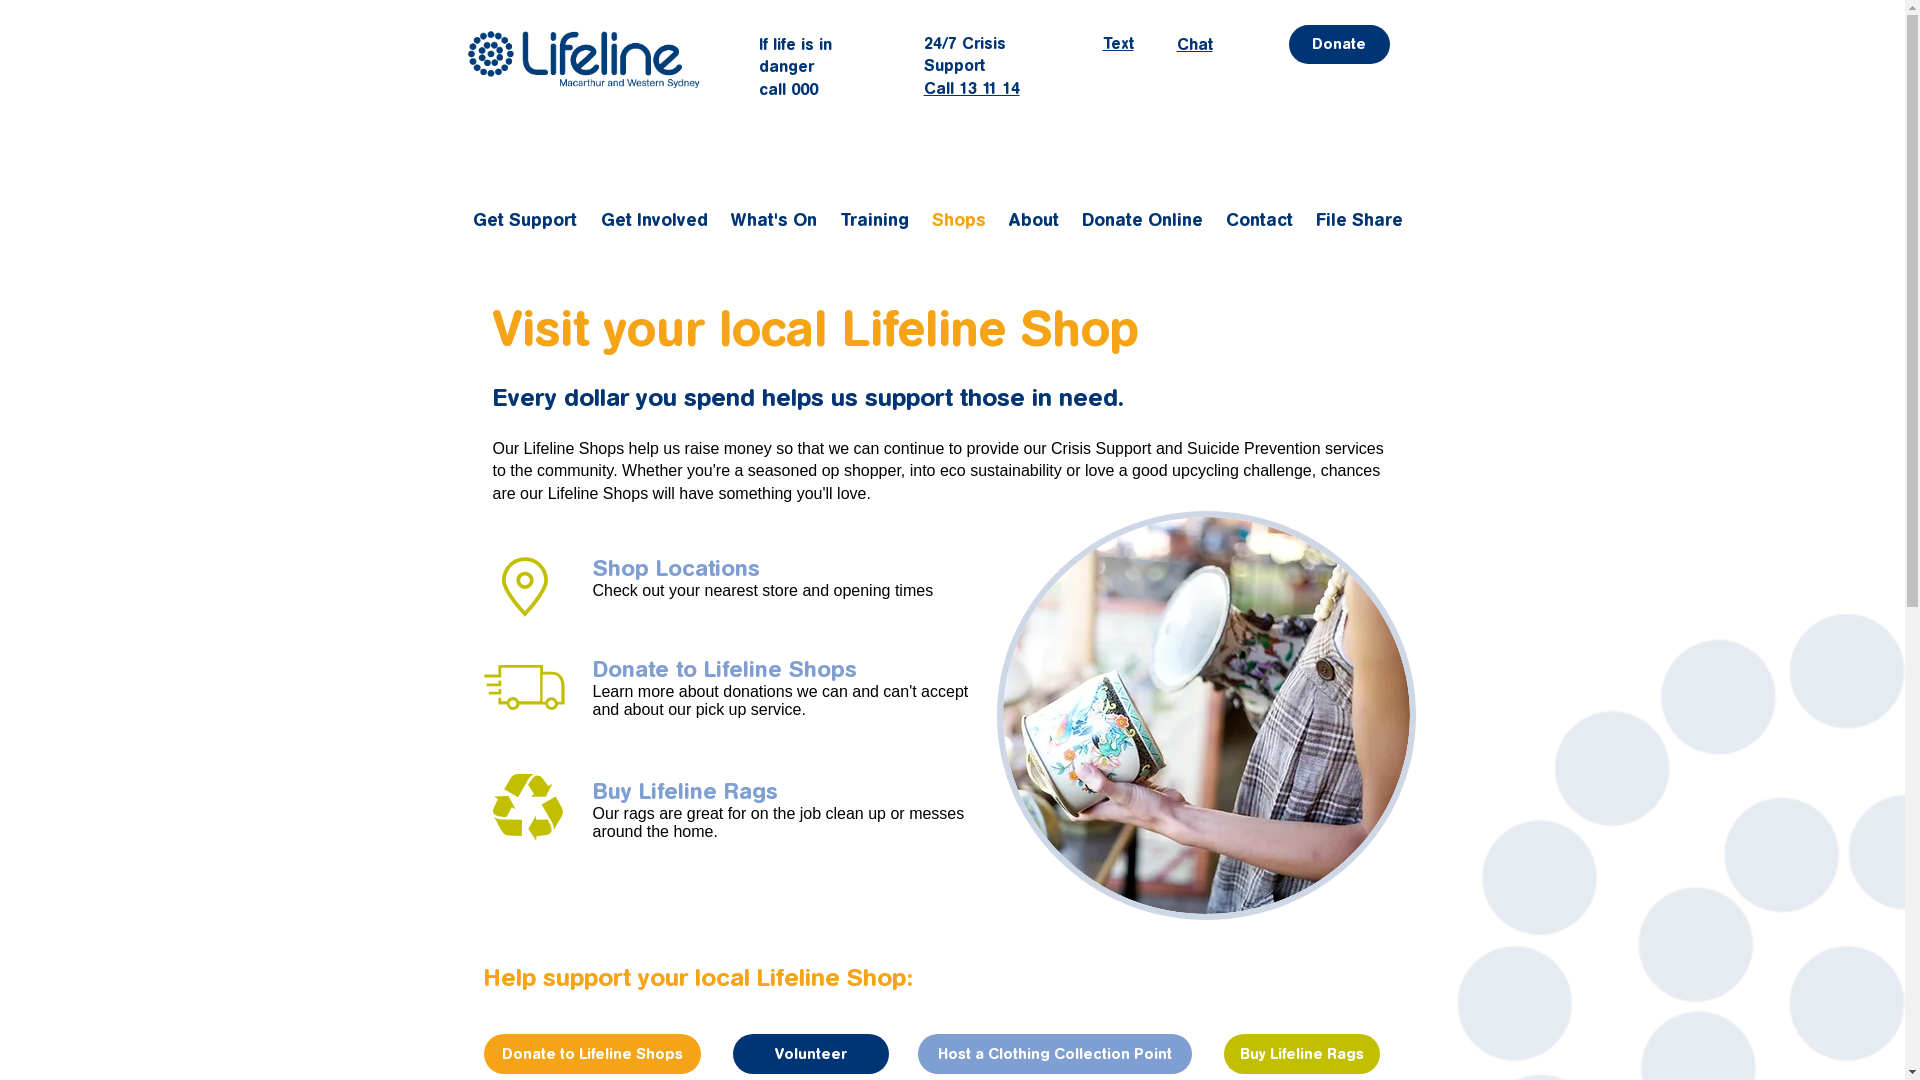 This screenshot has height=1080, width=1920. What do you see at coordinates (1338, 44) in the screenshot?
I see `'Donate'` at bounding box center [1338, 44].